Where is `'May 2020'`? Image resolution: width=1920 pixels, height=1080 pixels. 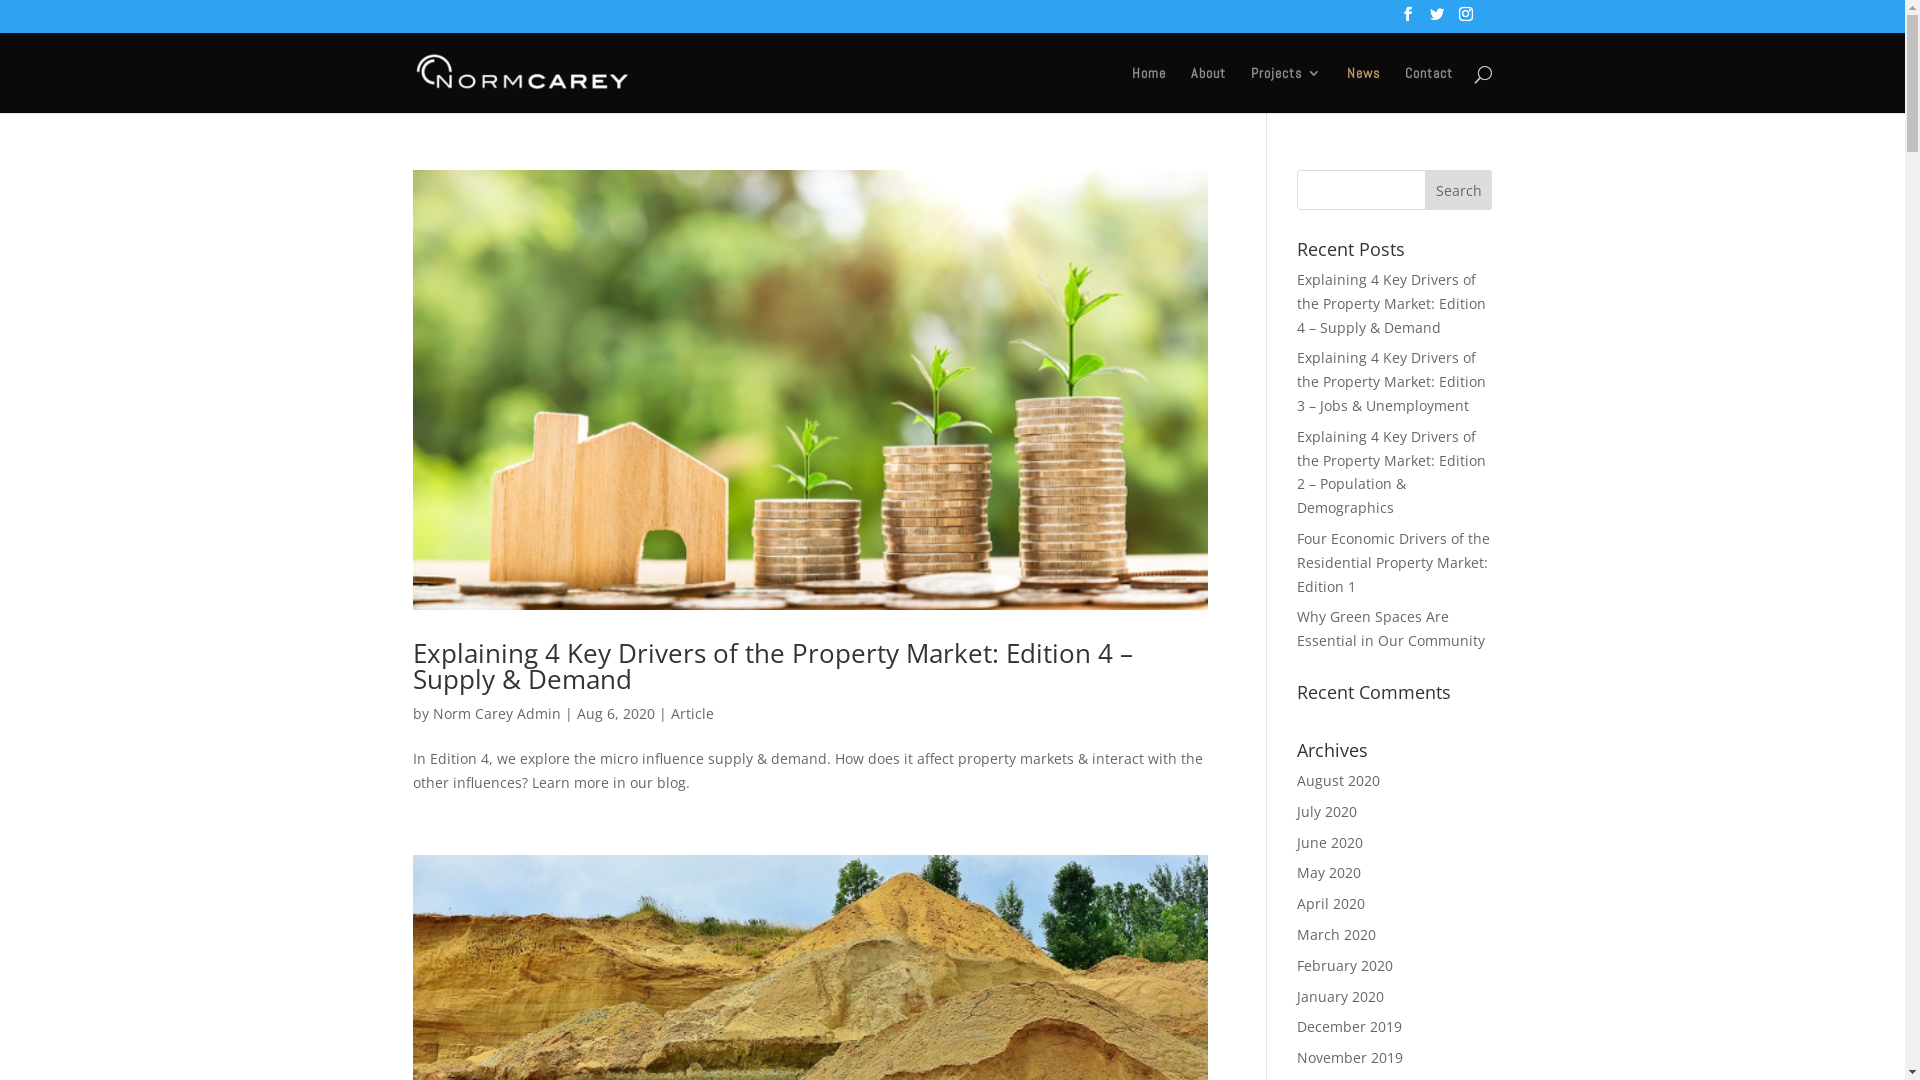
'May 2020' is located at coordinates (1329, 871).